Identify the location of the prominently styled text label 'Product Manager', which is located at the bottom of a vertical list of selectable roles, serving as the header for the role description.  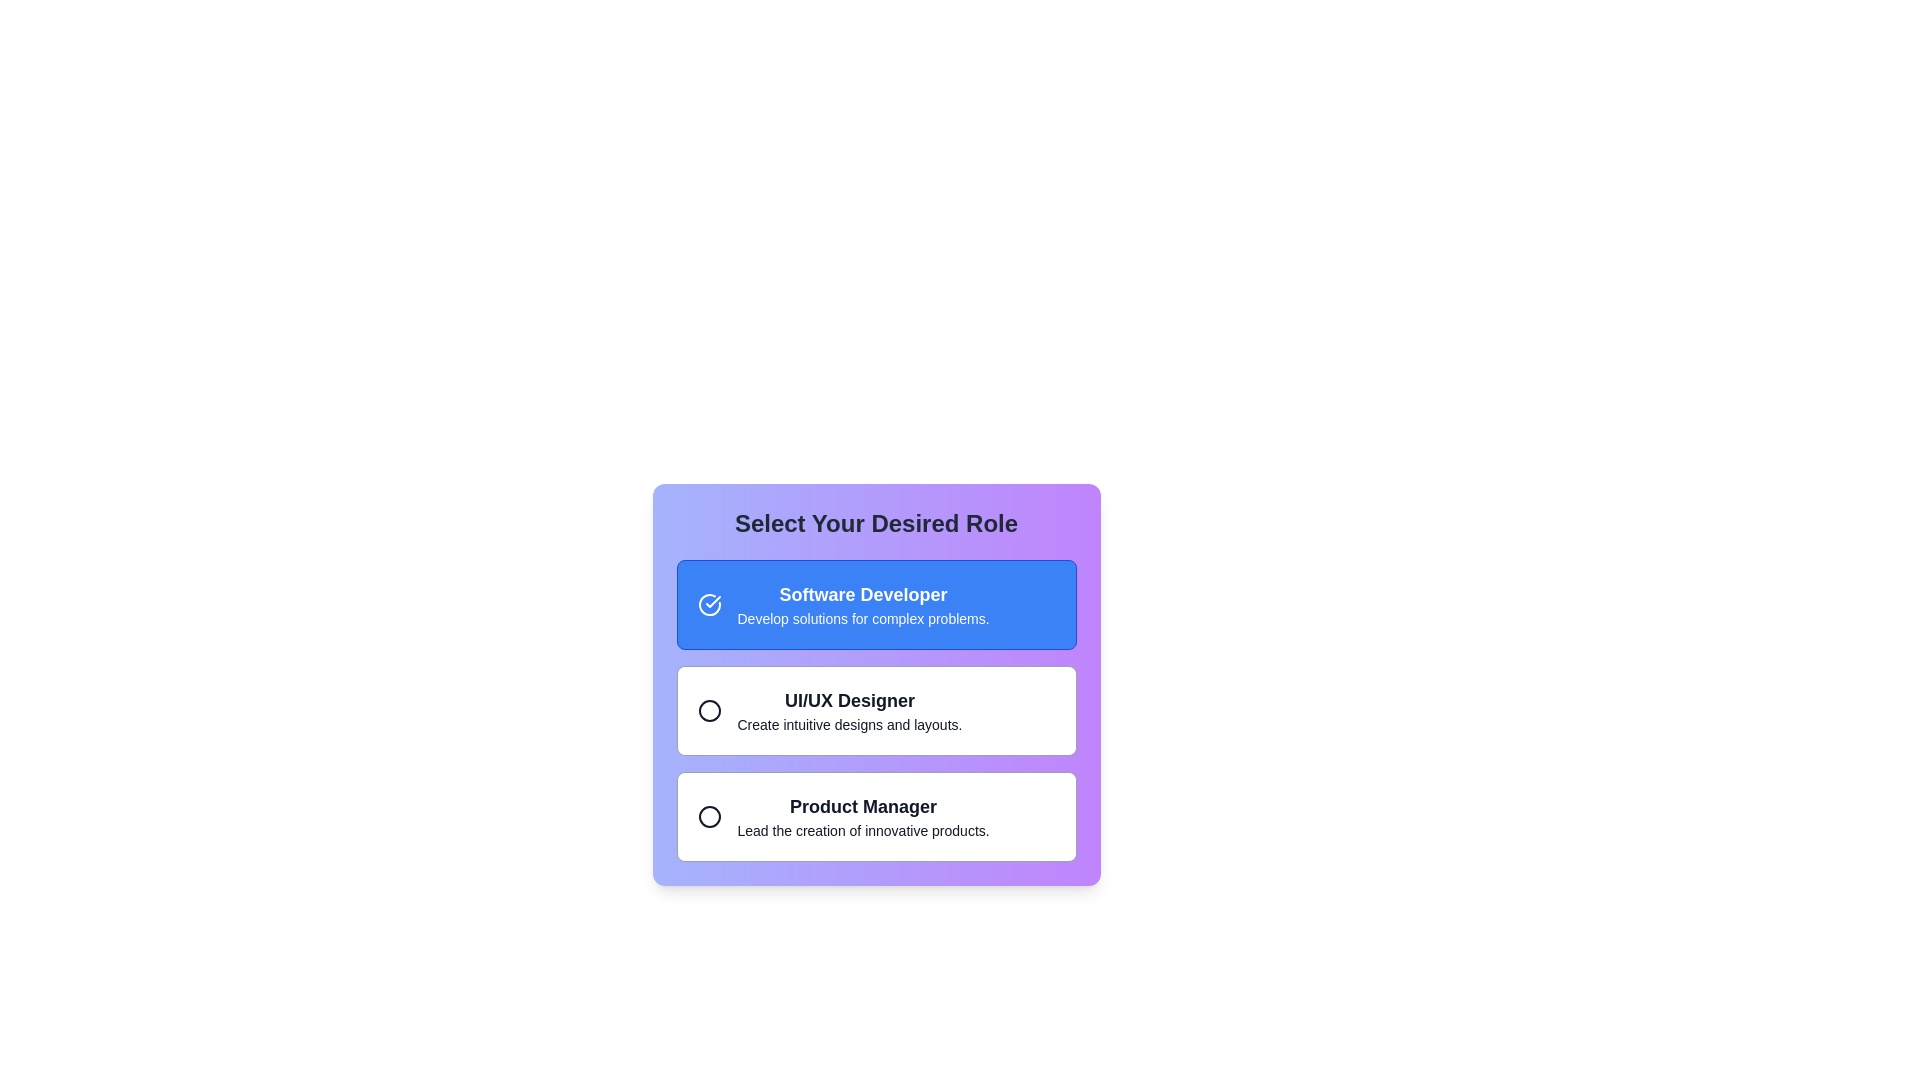
(863, 805).